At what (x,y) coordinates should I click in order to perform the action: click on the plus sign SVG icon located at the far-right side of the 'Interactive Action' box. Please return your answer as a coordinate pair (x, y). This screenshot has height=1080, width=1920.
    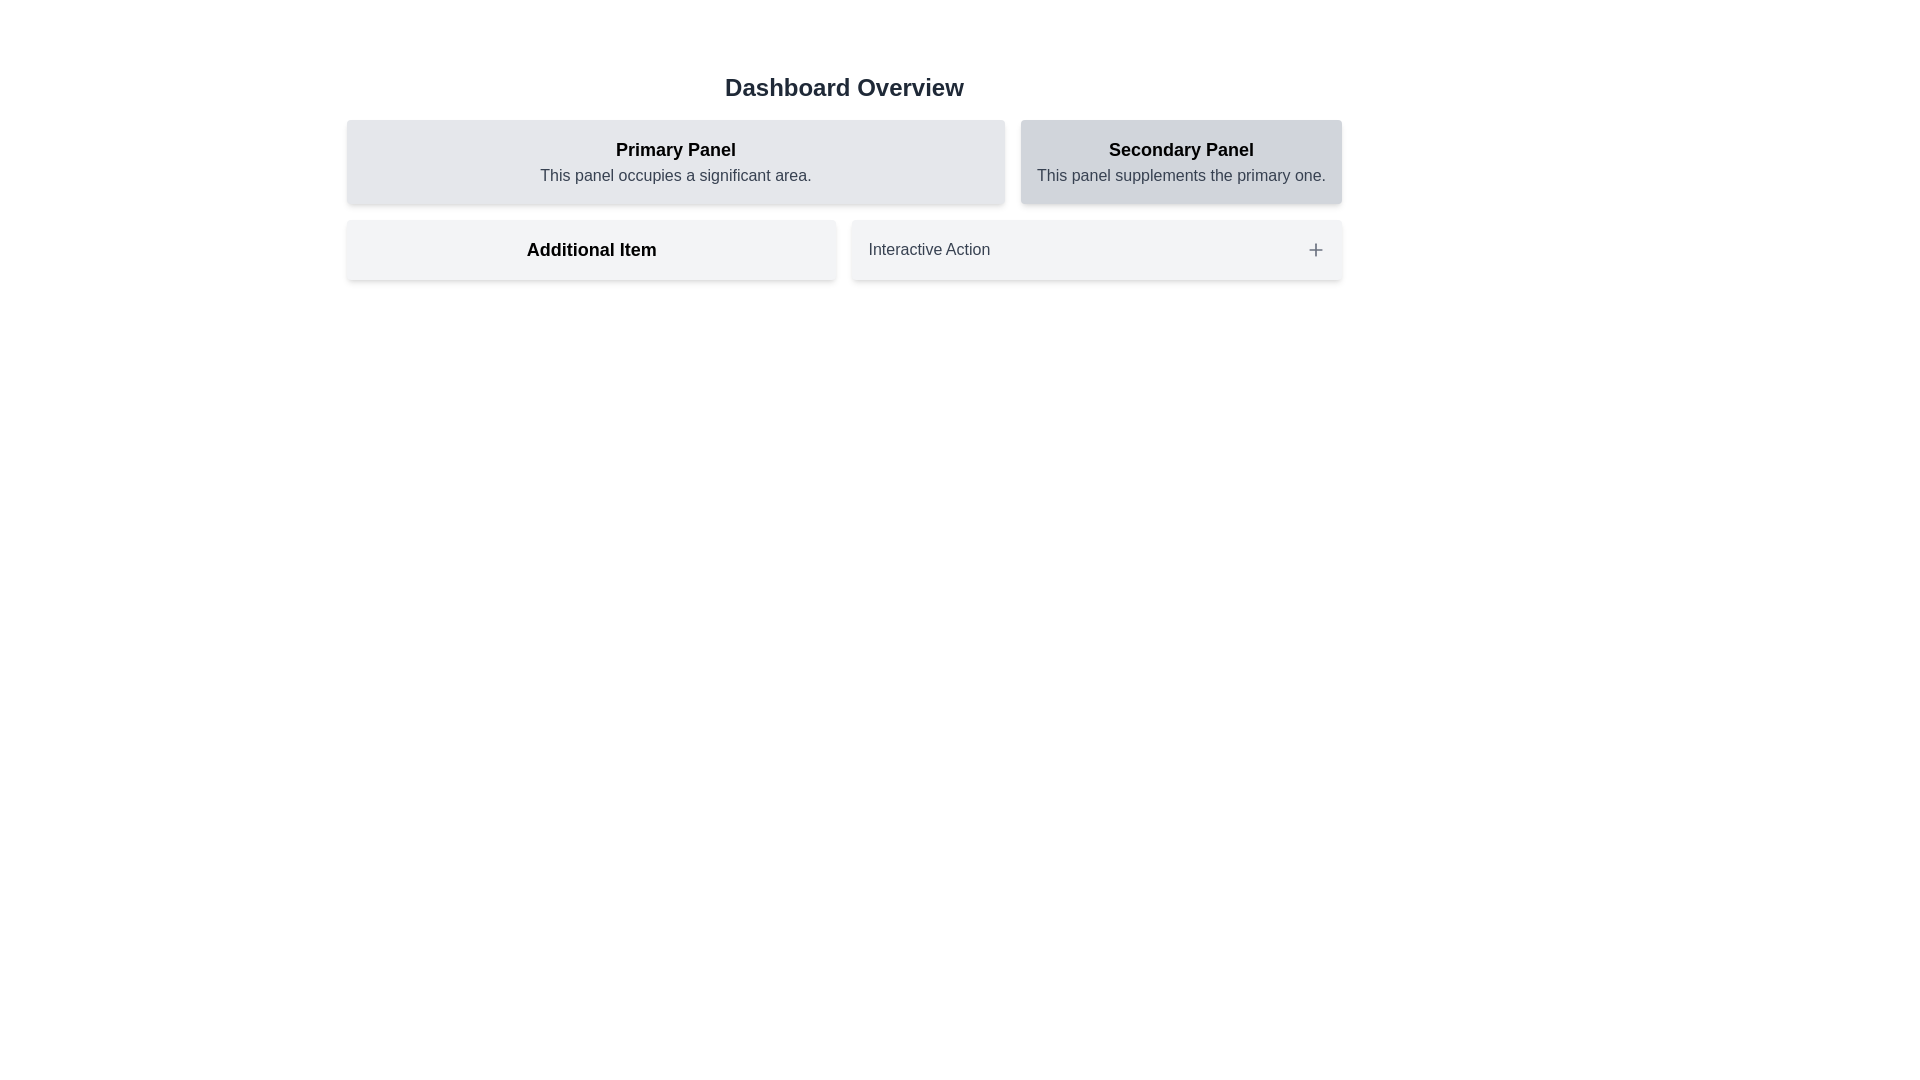
    Looking at the image, I should click on (1315, 249).